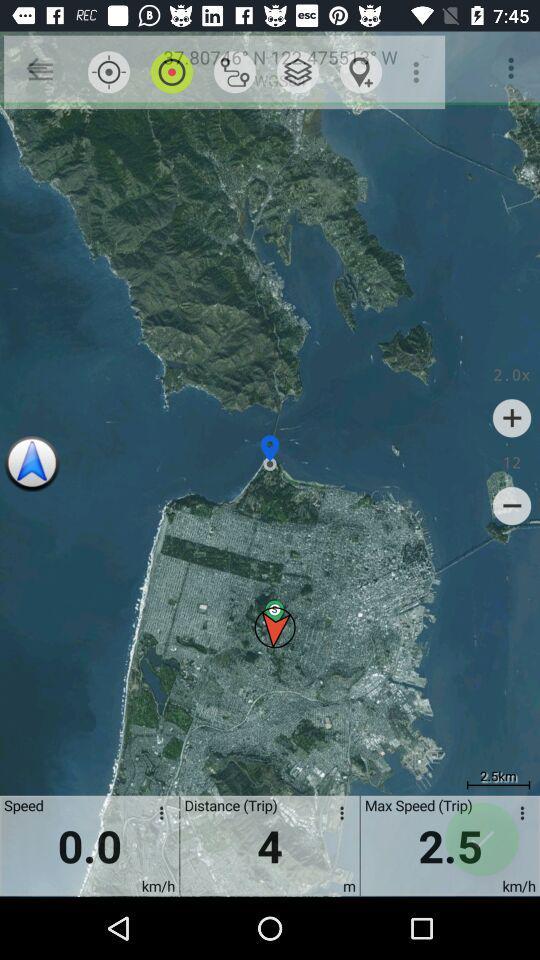  What do you see at coordinates (512, 417) in the screenshot?
I see `icon above 12 icon` at bounding box center [512, 417].